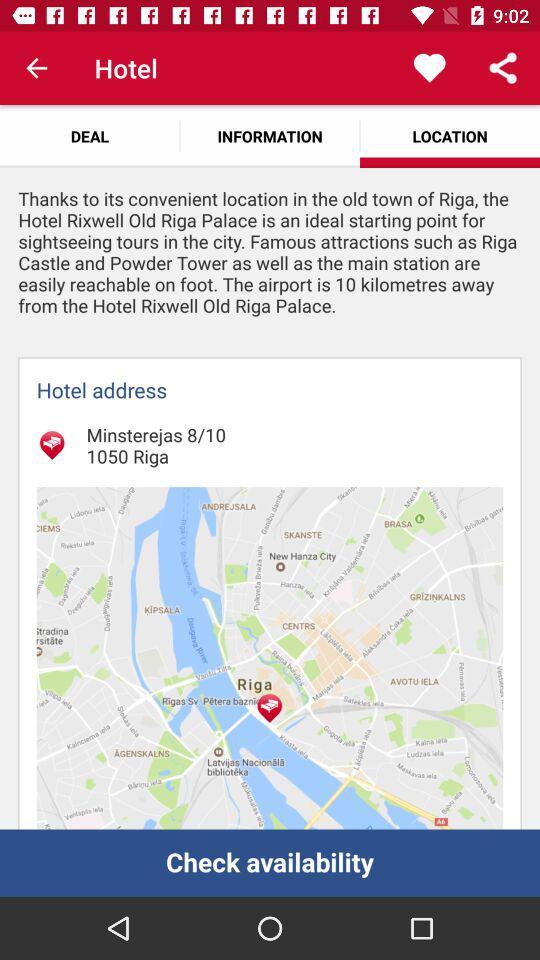 The width and height of the screenshot is (540, 960). Describe the element at coordinates (36, 68) in the screenshot. I see `item next to the hotel app` at that location.